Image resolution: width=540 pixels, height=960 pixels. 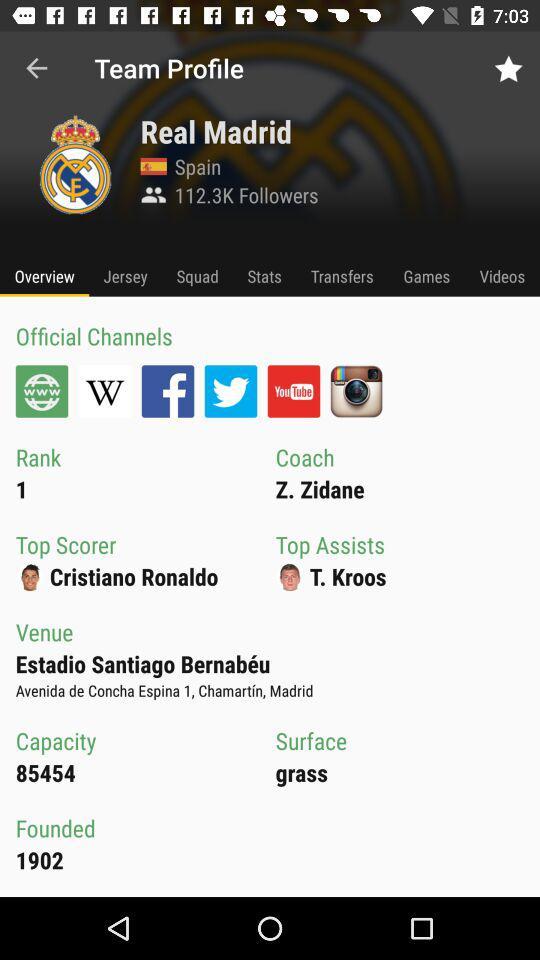 I want to click on item above the cristiano ronaldo icon, so click(x=230, y=390).